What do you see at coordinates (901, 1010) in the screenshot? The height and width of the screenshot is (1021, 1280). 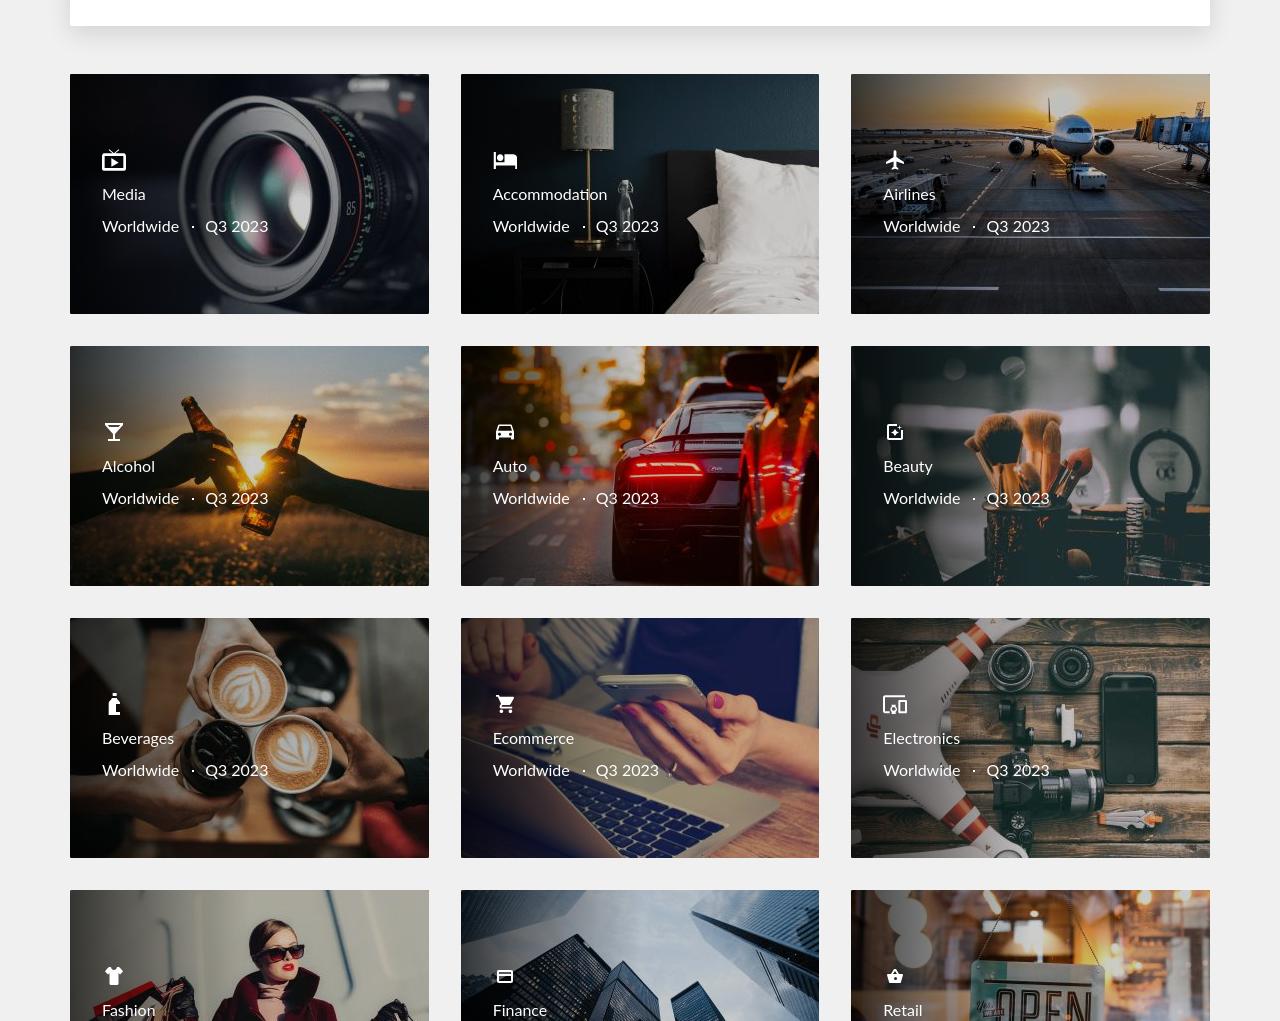 I see `'Retail'` at bounding box center [901, 1010].